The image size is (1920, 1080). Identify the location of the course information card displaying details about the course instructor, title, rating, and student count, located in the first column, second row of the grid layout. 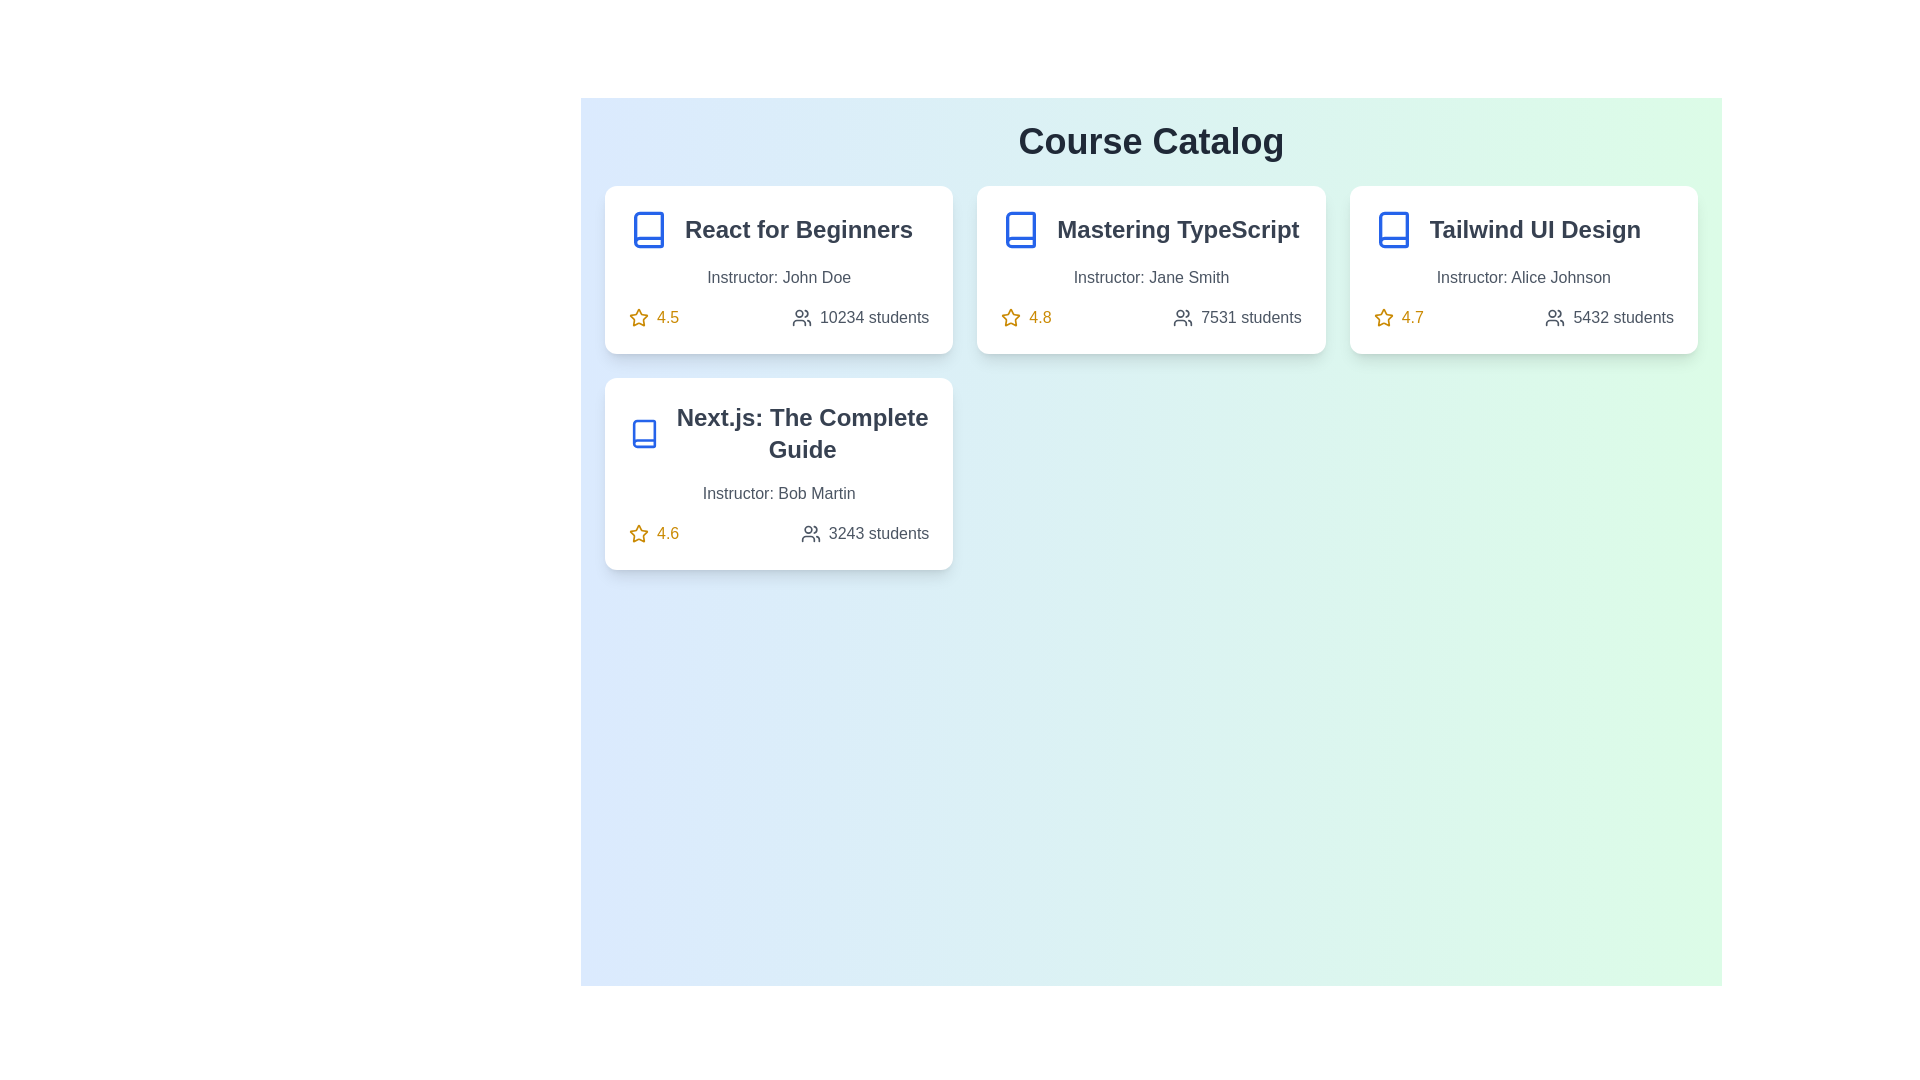
(778, 474).